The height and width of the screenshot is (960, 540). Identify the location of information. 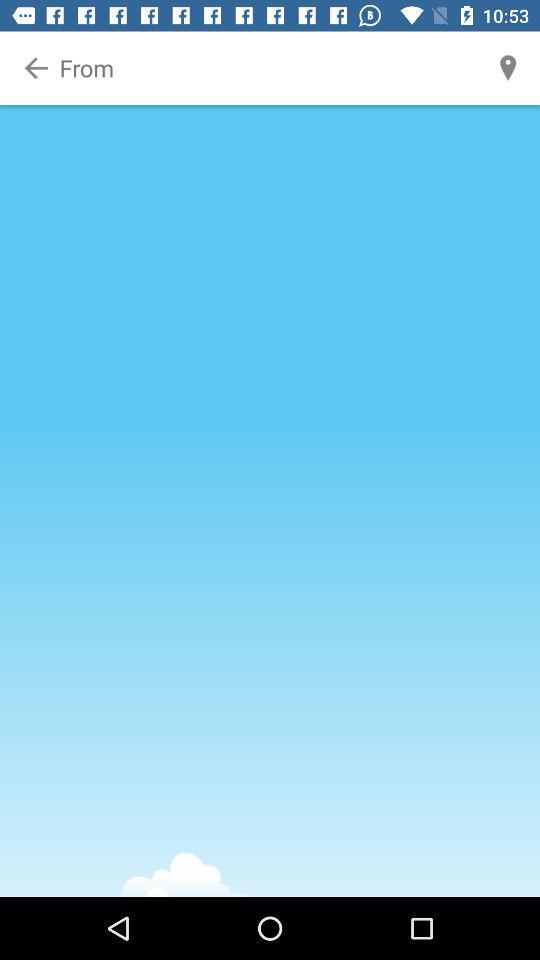
(270, 68).